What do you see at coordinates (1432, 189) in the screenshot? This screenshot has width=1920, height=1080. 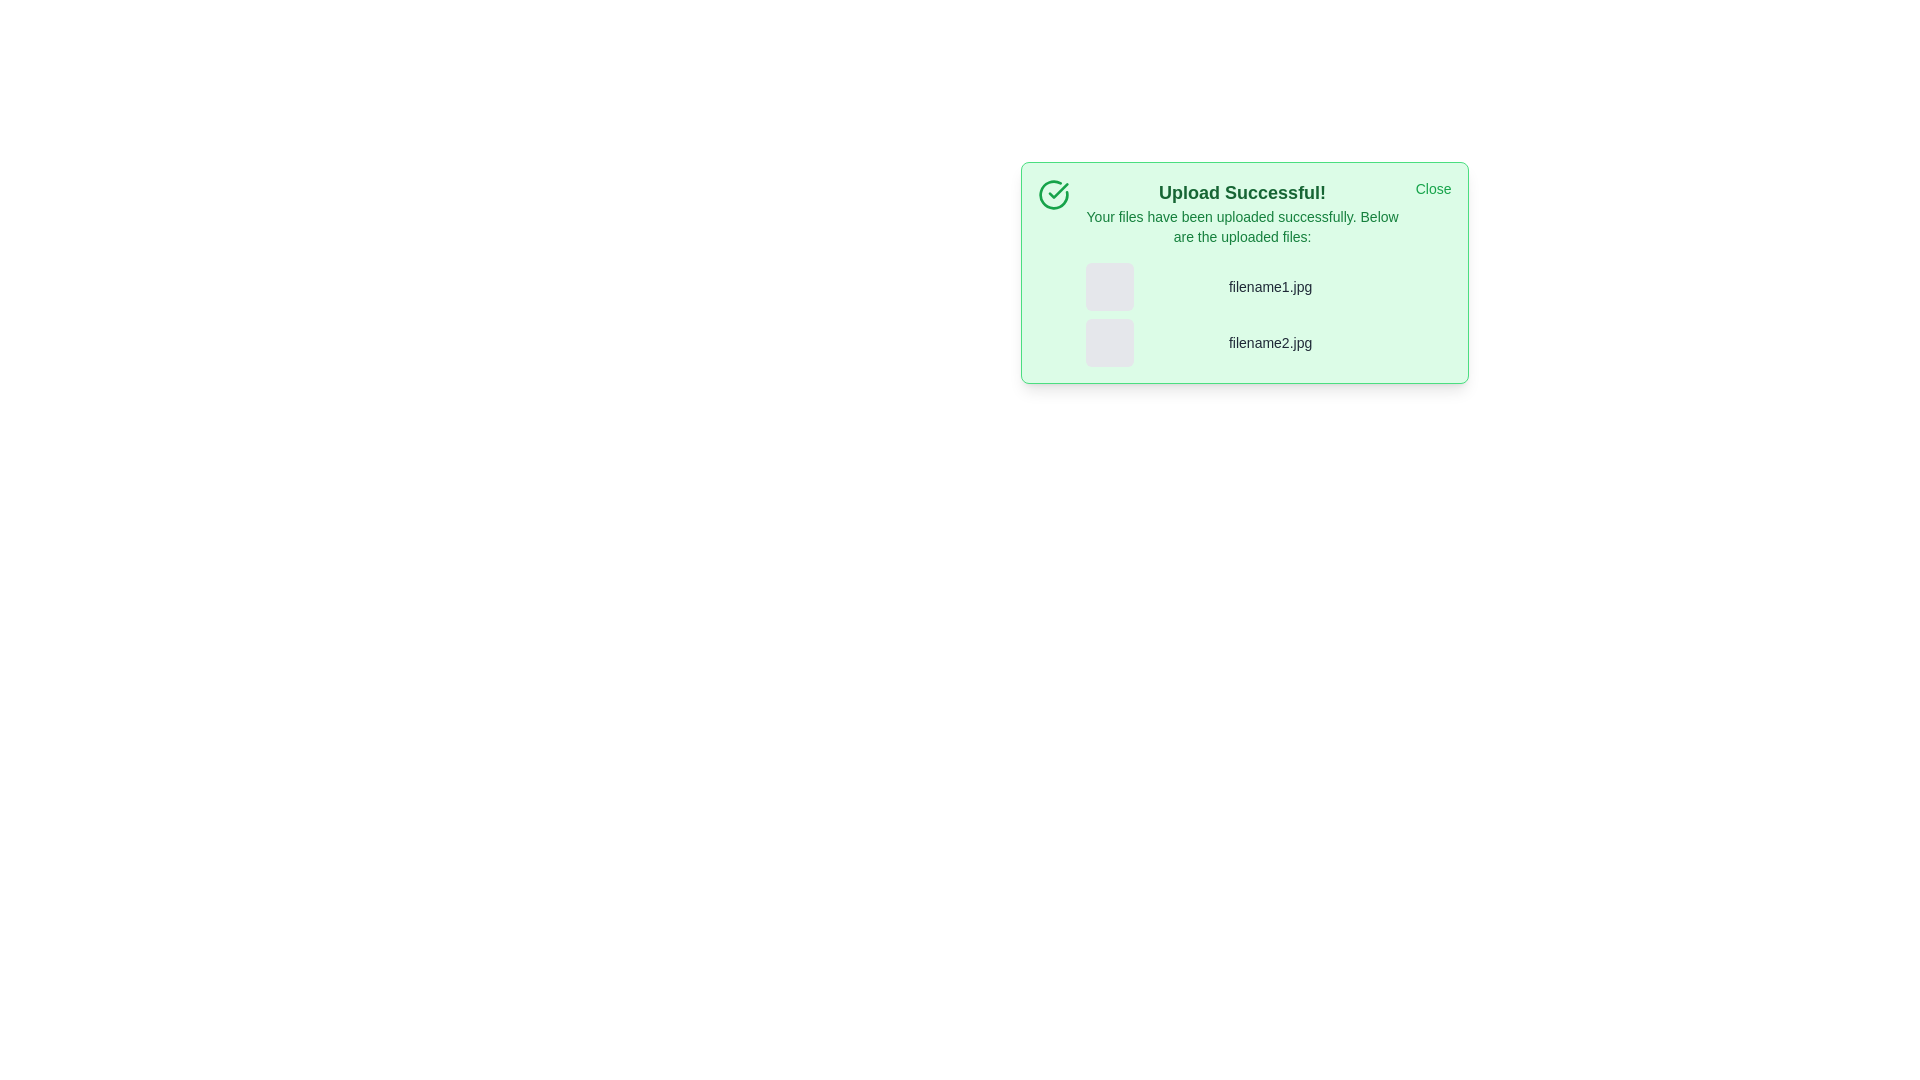 I see `the close button to observe its hover effects` at bounding box center [1432, 189].